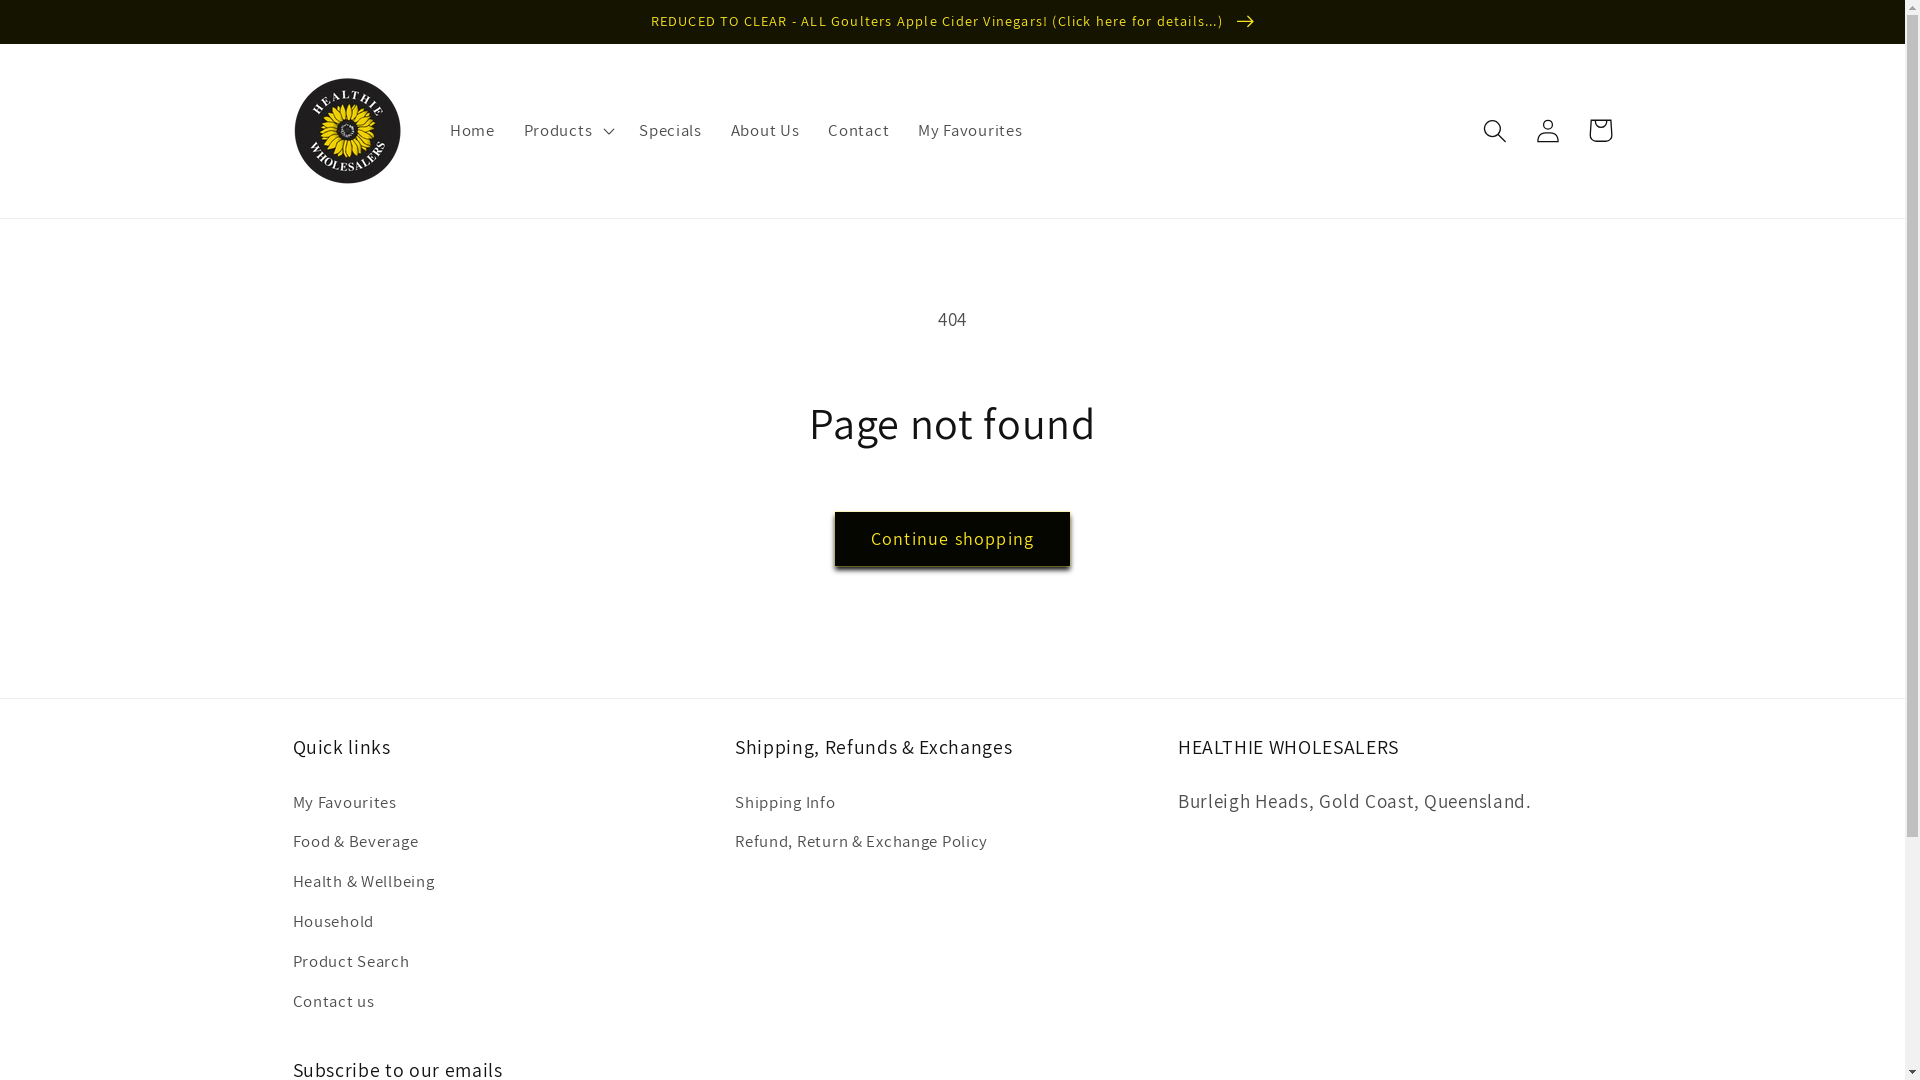  Describe the element at coordinates (671, 131) in the screenshot. I see `'Specials'` at that location.